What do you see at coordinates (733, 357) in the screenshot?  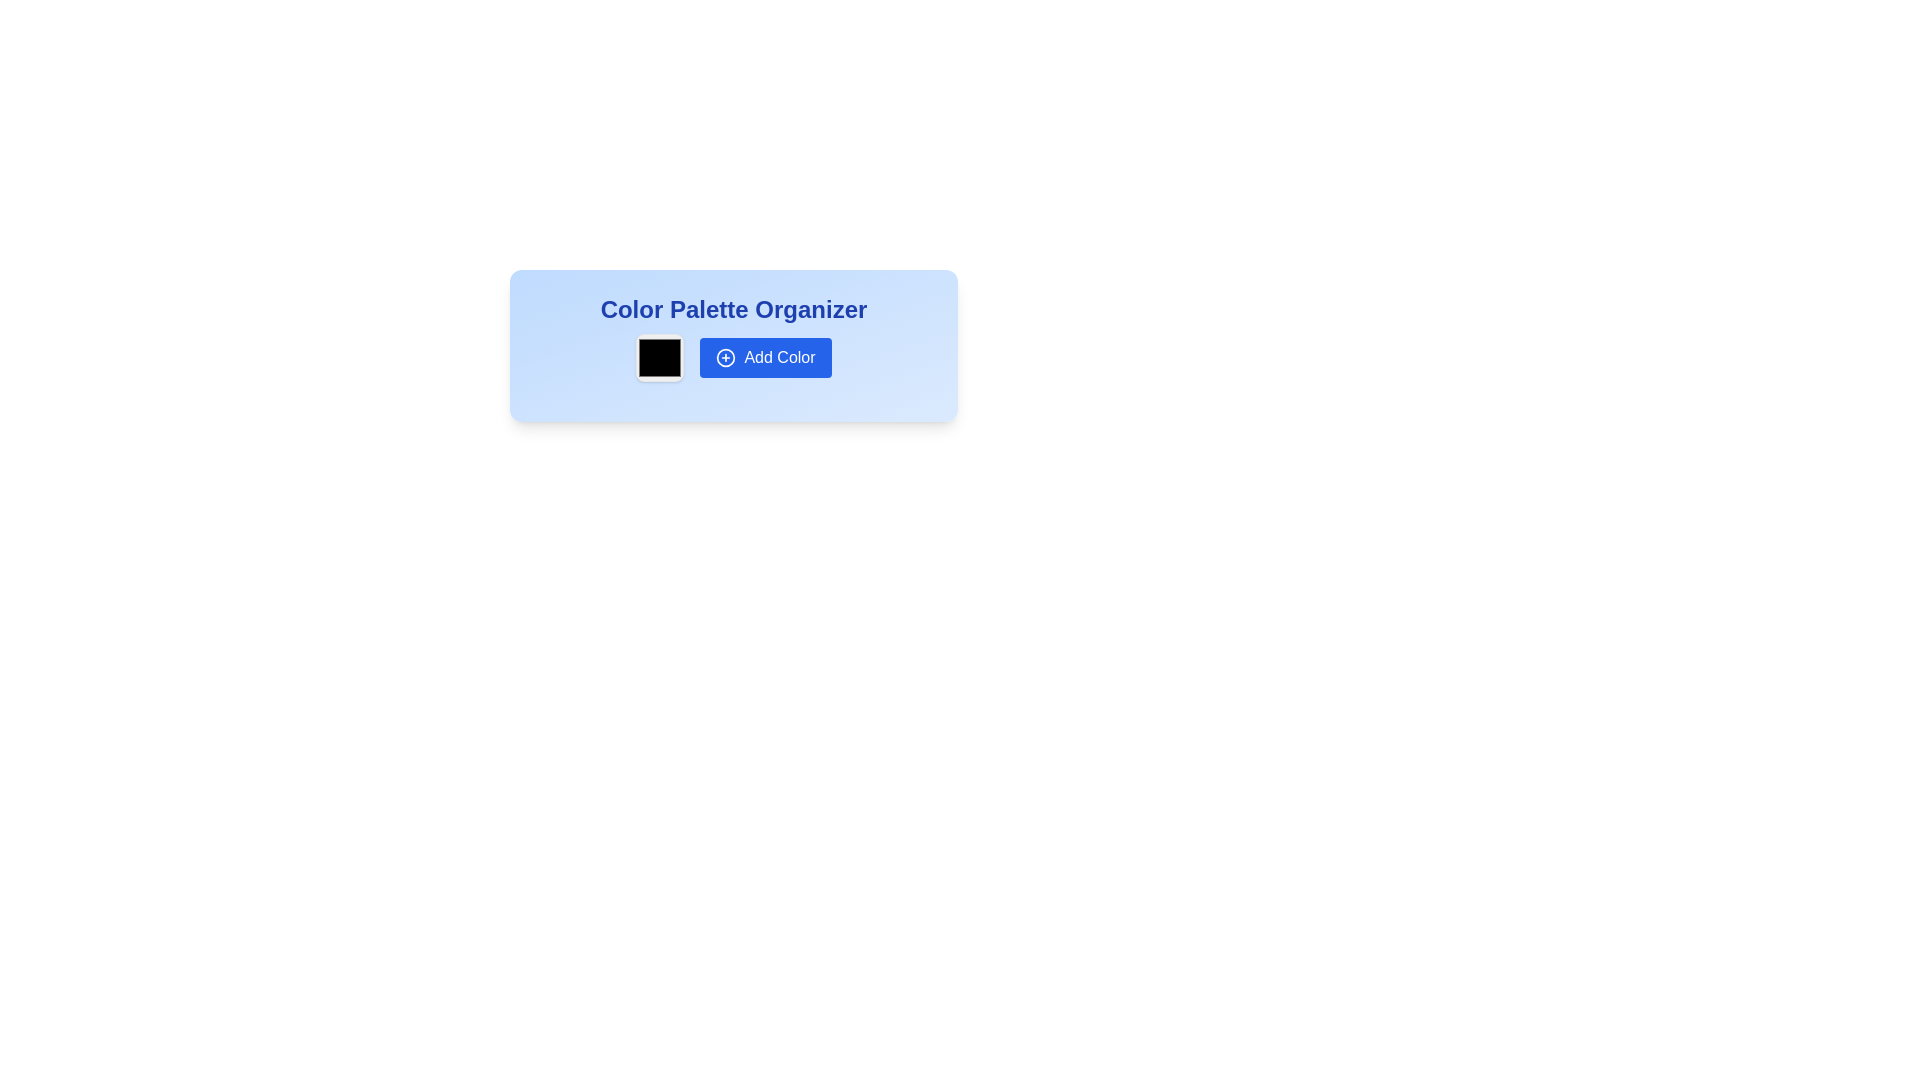 I see `the blue rectangular button labeled 'Add Color' with a plus sign icon` at bounding box center [733, 357].